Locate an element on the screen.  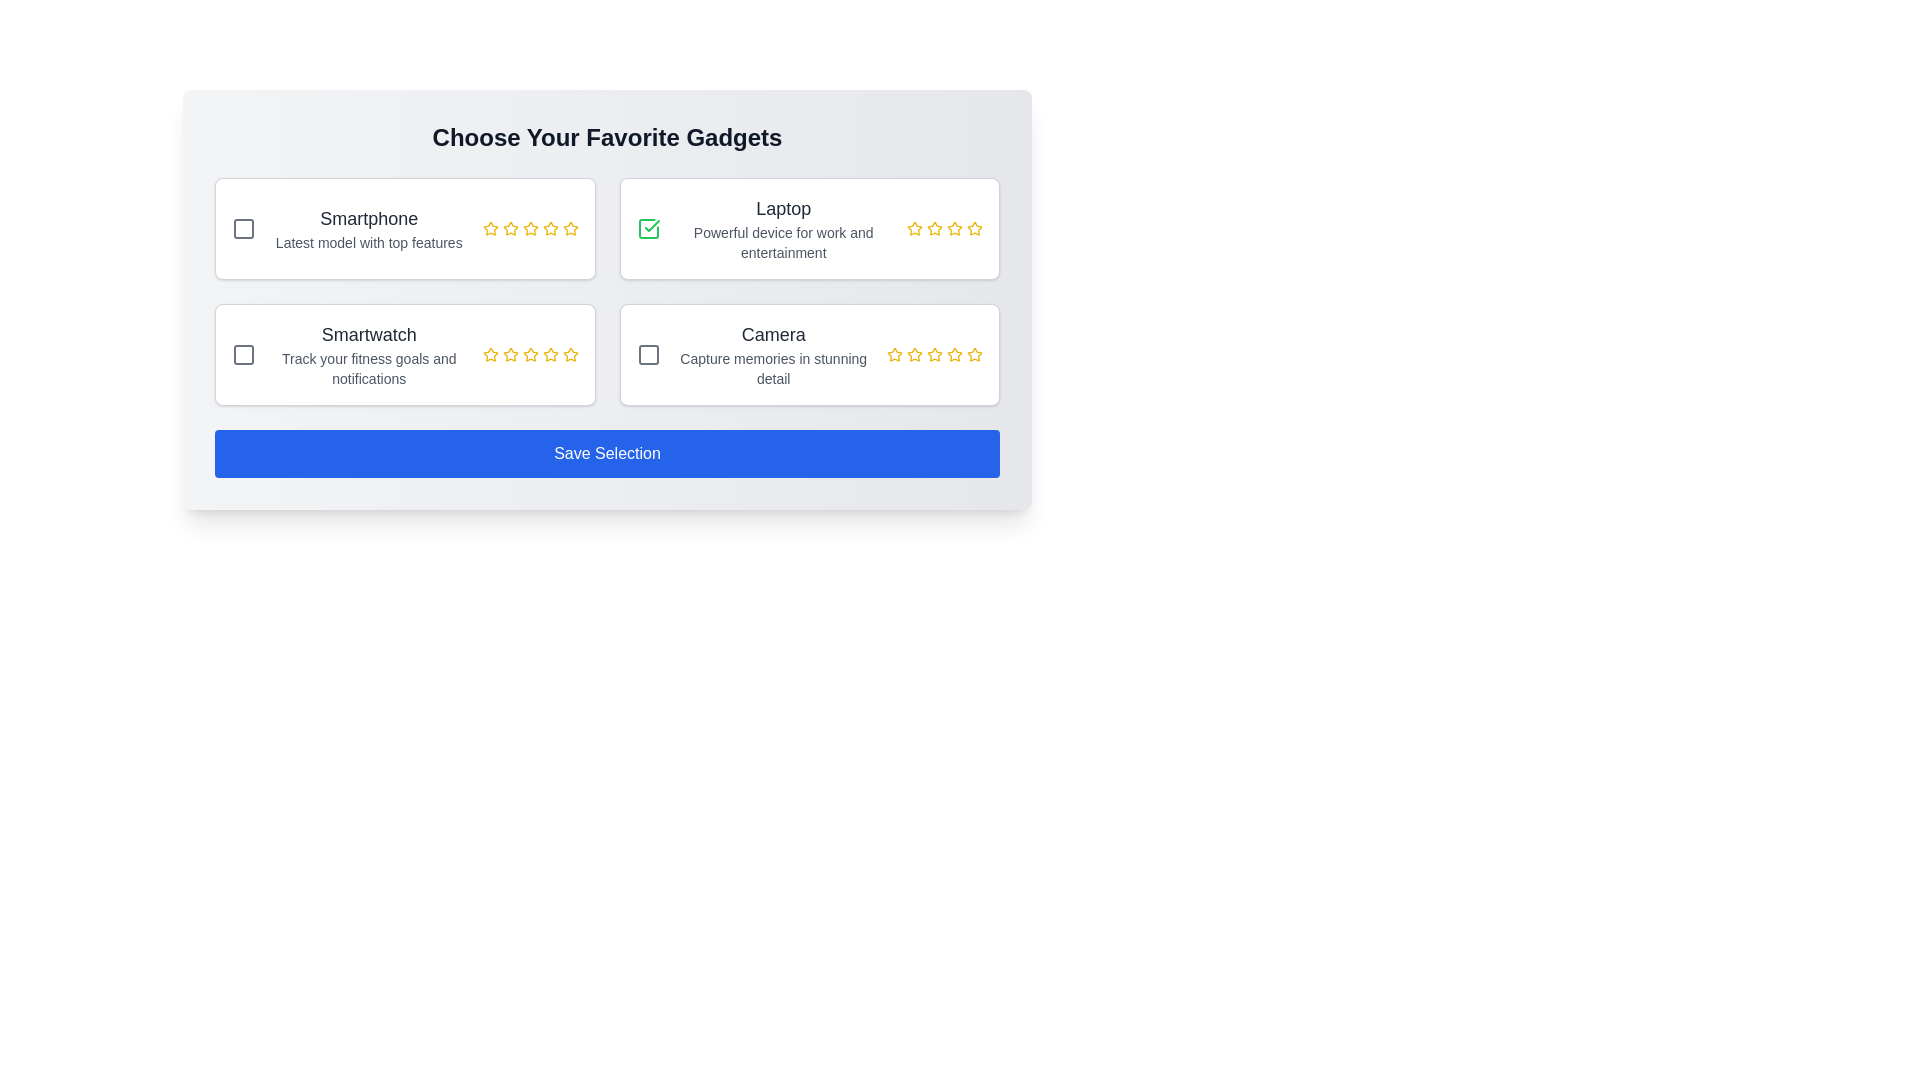
the fourth star icon is located at coordinates (954, 227).